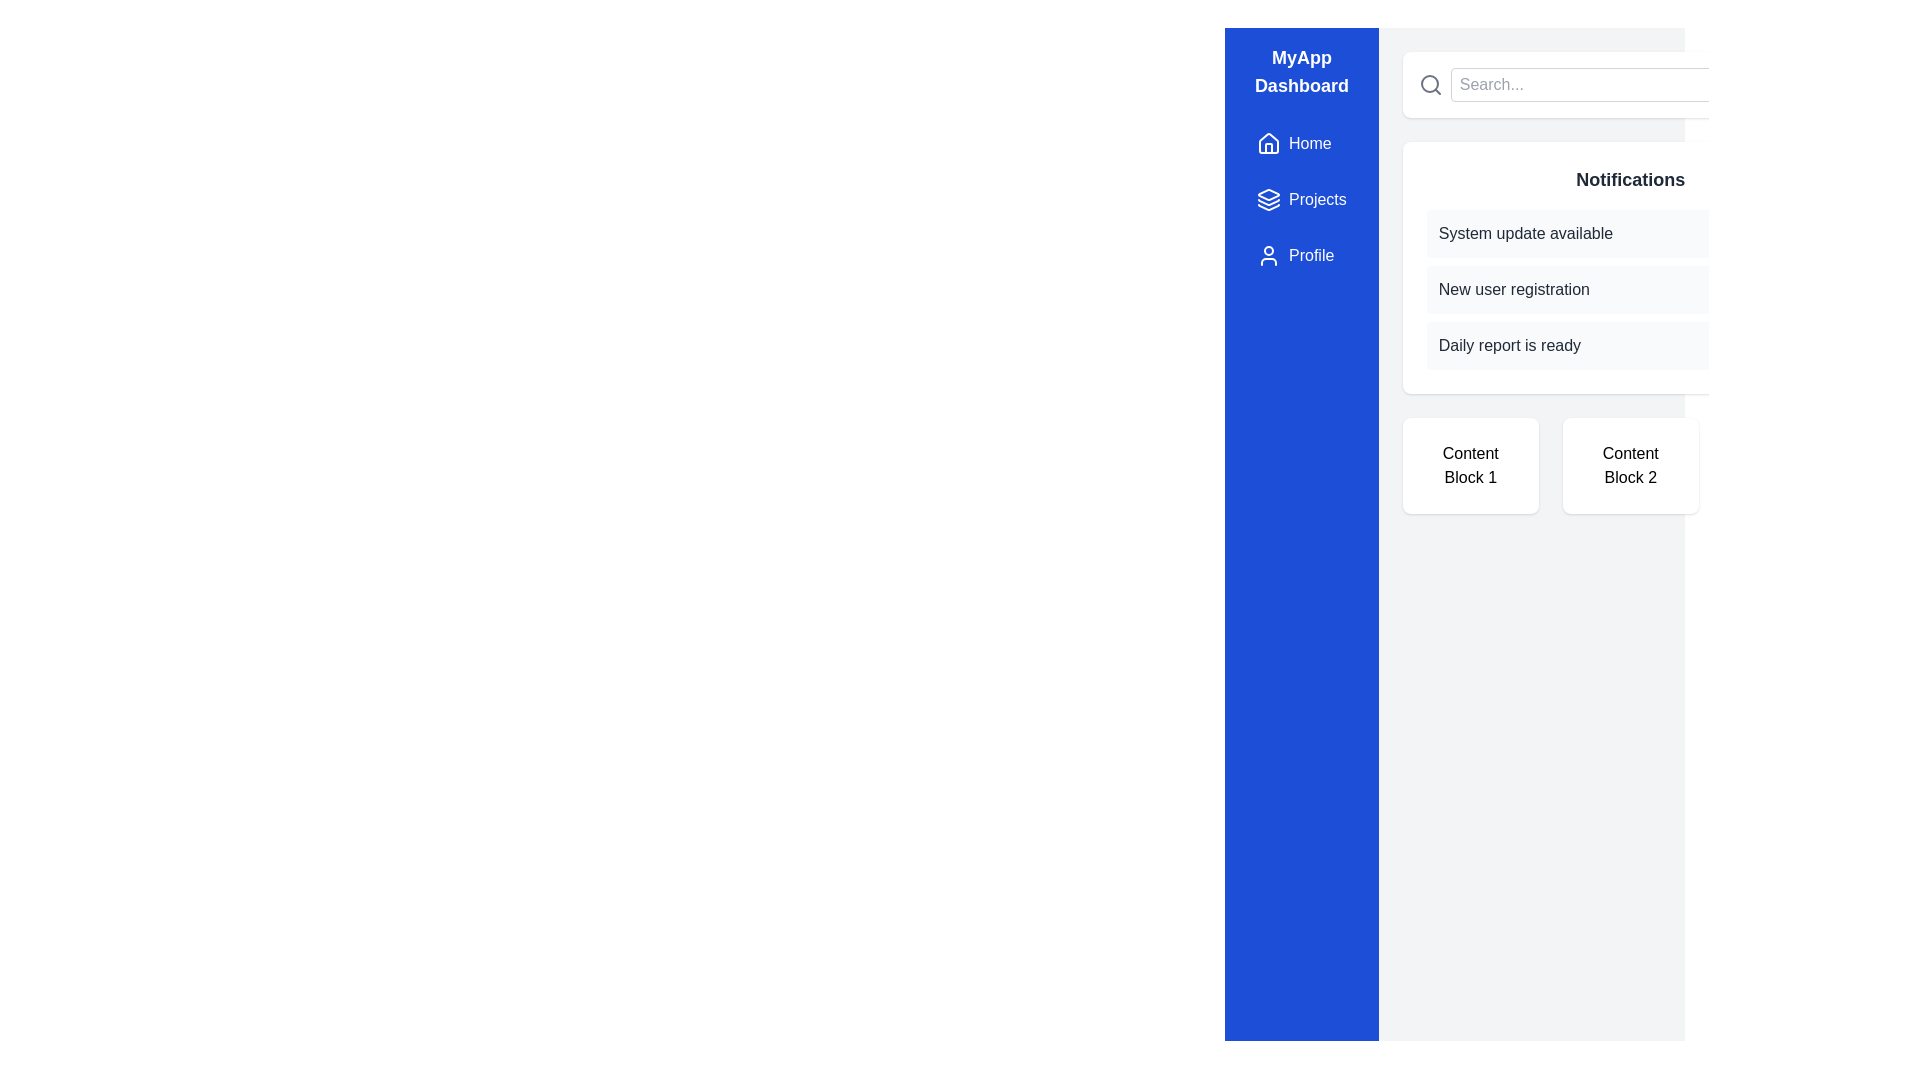 The height and width of the screenshot is (1080, 1920). Describe the element at coordinates (1630, 466) in the screenshot. I see `the 'Content Block 2' card element to focus it, which is positioned between 'Content Block 1' and 'Content Block 3' in the bottom-right section of the interface` at that location.